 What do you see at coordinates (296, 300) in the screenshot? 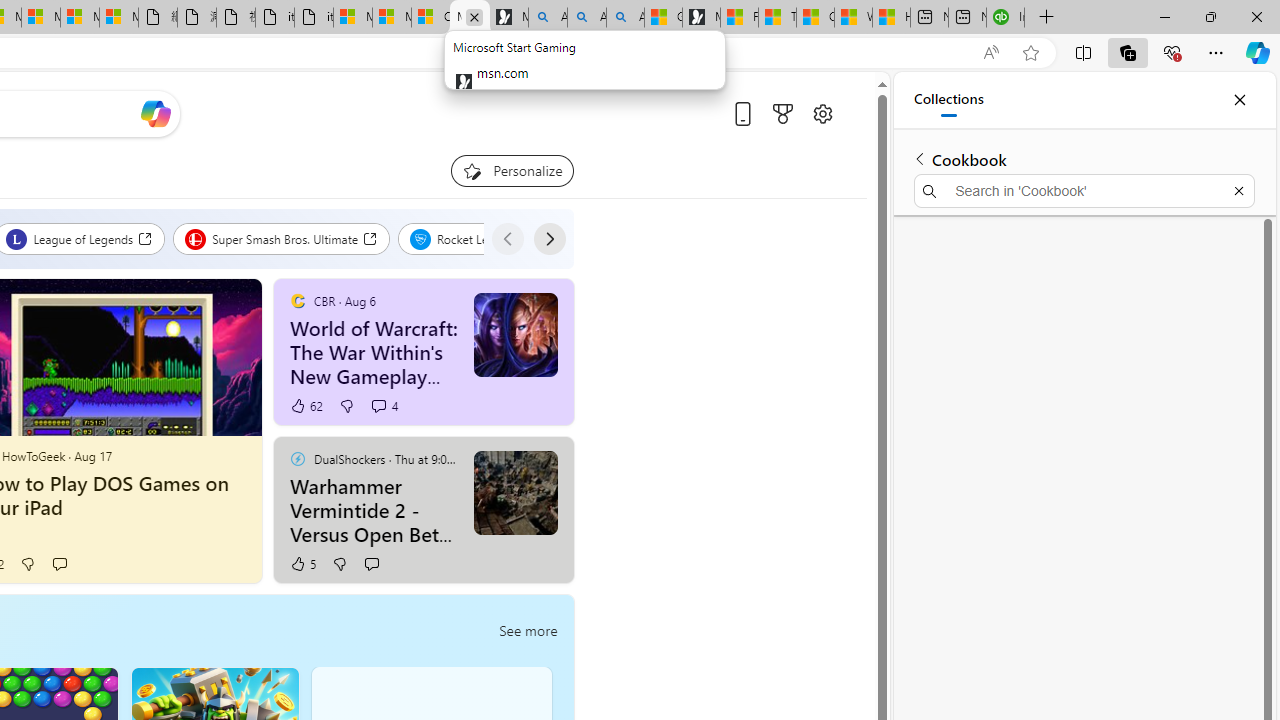
I see `'CBR'` at bounding box center [296, 300].